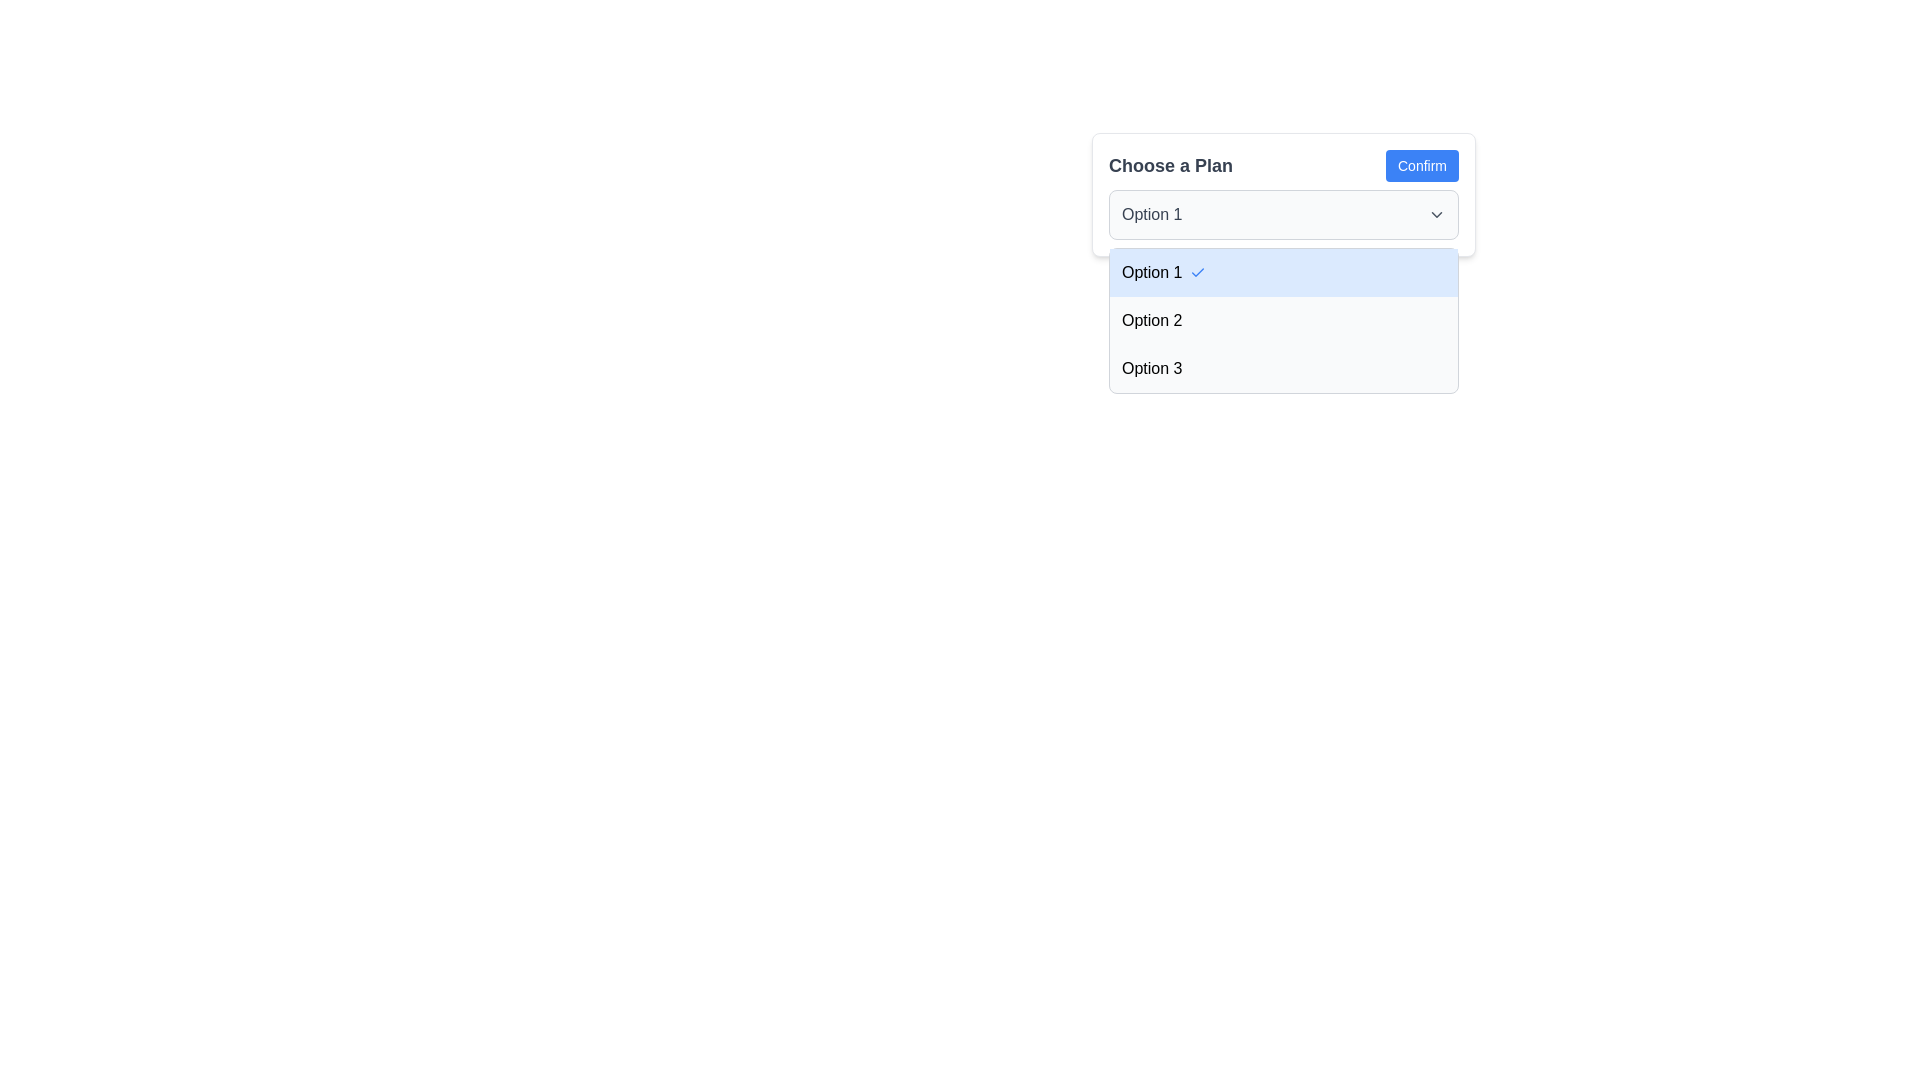 The width and height of the screenshot is (1920, 1080). I want to click on the text label displaying 'Option 2' in the dropdown menu, so click(1152, 319).